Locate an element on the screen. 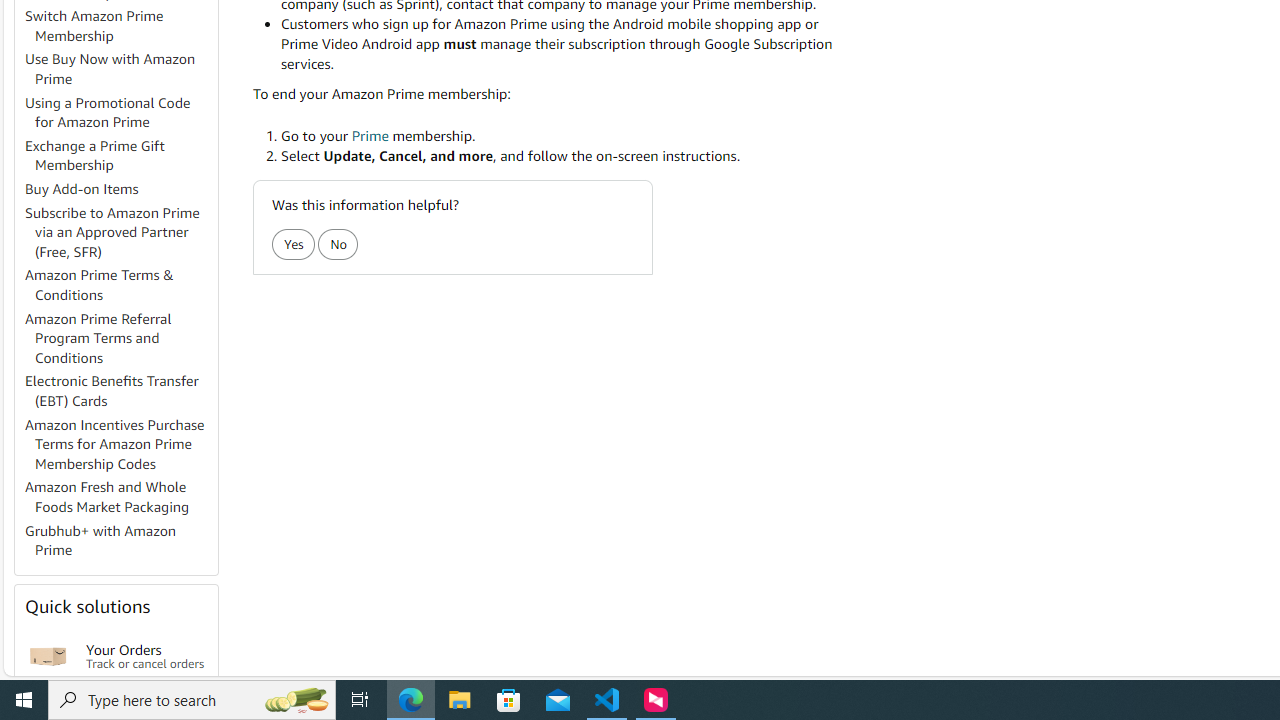  'Electronic Benefits Transfer (EBT) Cards' is located at coordinates (119, 392).